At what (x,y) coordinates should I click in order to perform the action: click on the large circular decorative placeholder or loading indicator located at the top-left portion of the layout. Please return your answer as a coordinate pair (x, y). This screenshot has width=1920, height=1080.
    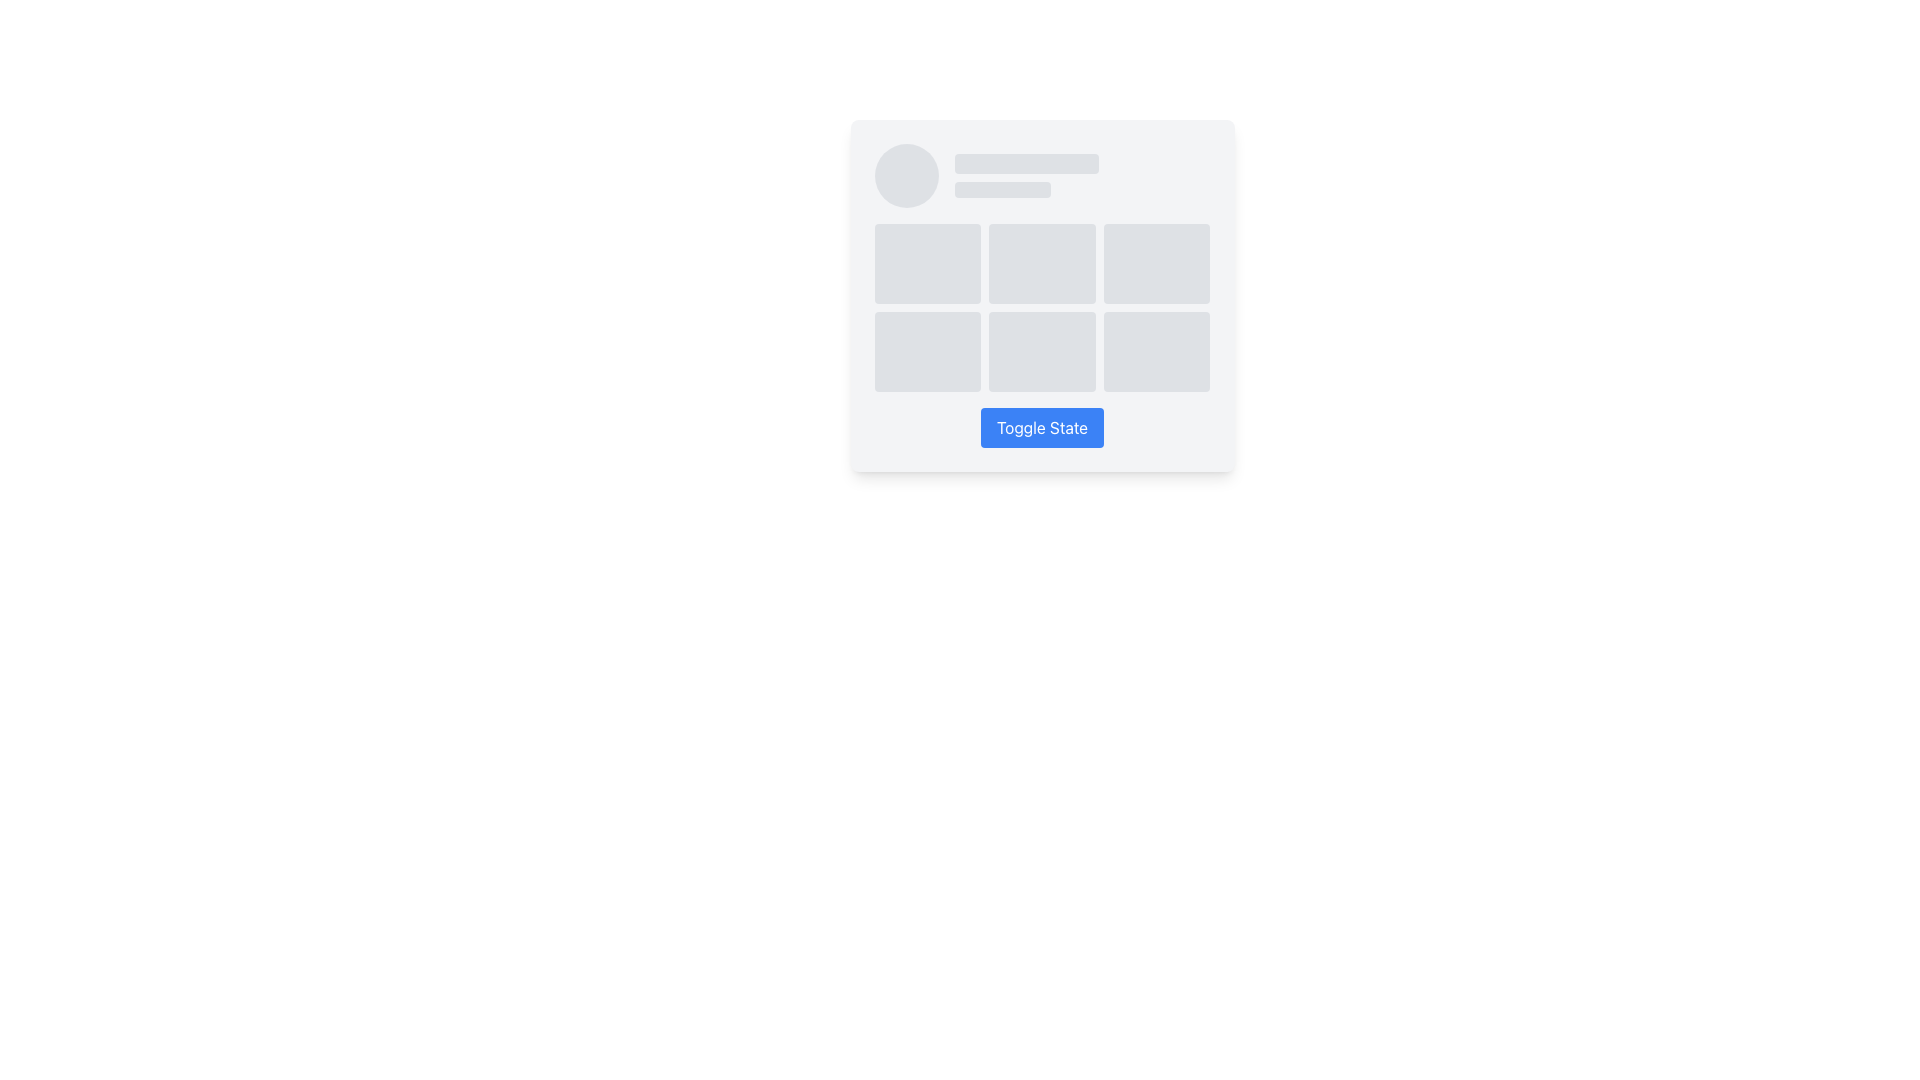
    Looking at the image, I should click on (905, 175).